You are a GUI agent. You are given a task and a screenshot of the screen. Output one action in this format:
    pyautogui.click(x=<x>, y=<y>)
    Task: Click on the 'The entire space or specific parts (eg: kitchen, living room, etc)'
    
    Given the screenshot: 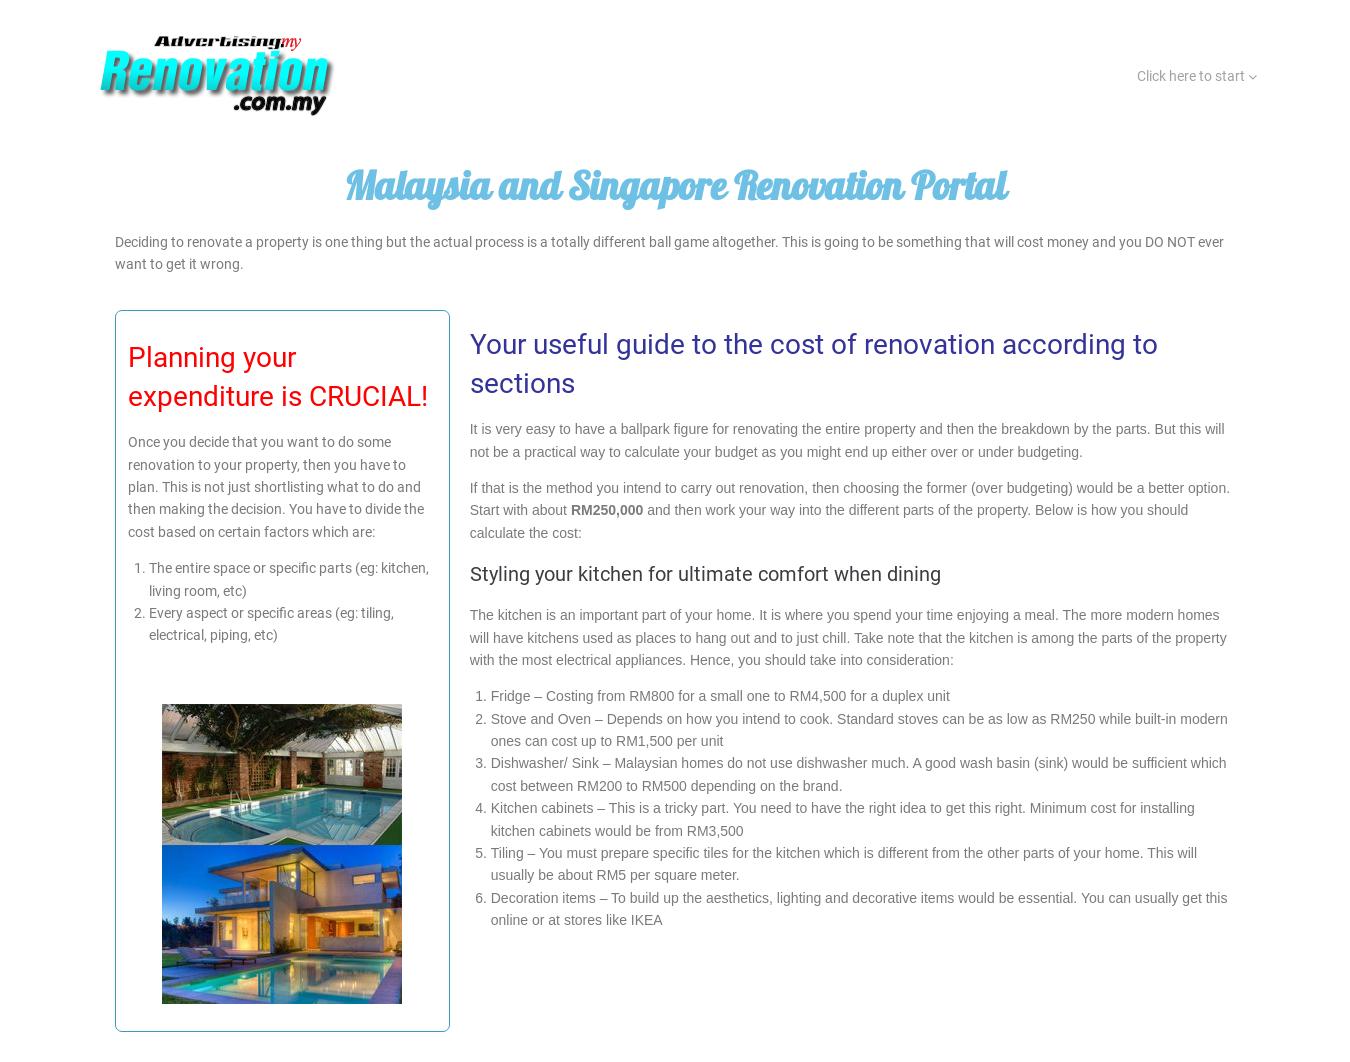 What is the action you would take?
    pyautogui.click(x=288, y=579)
    